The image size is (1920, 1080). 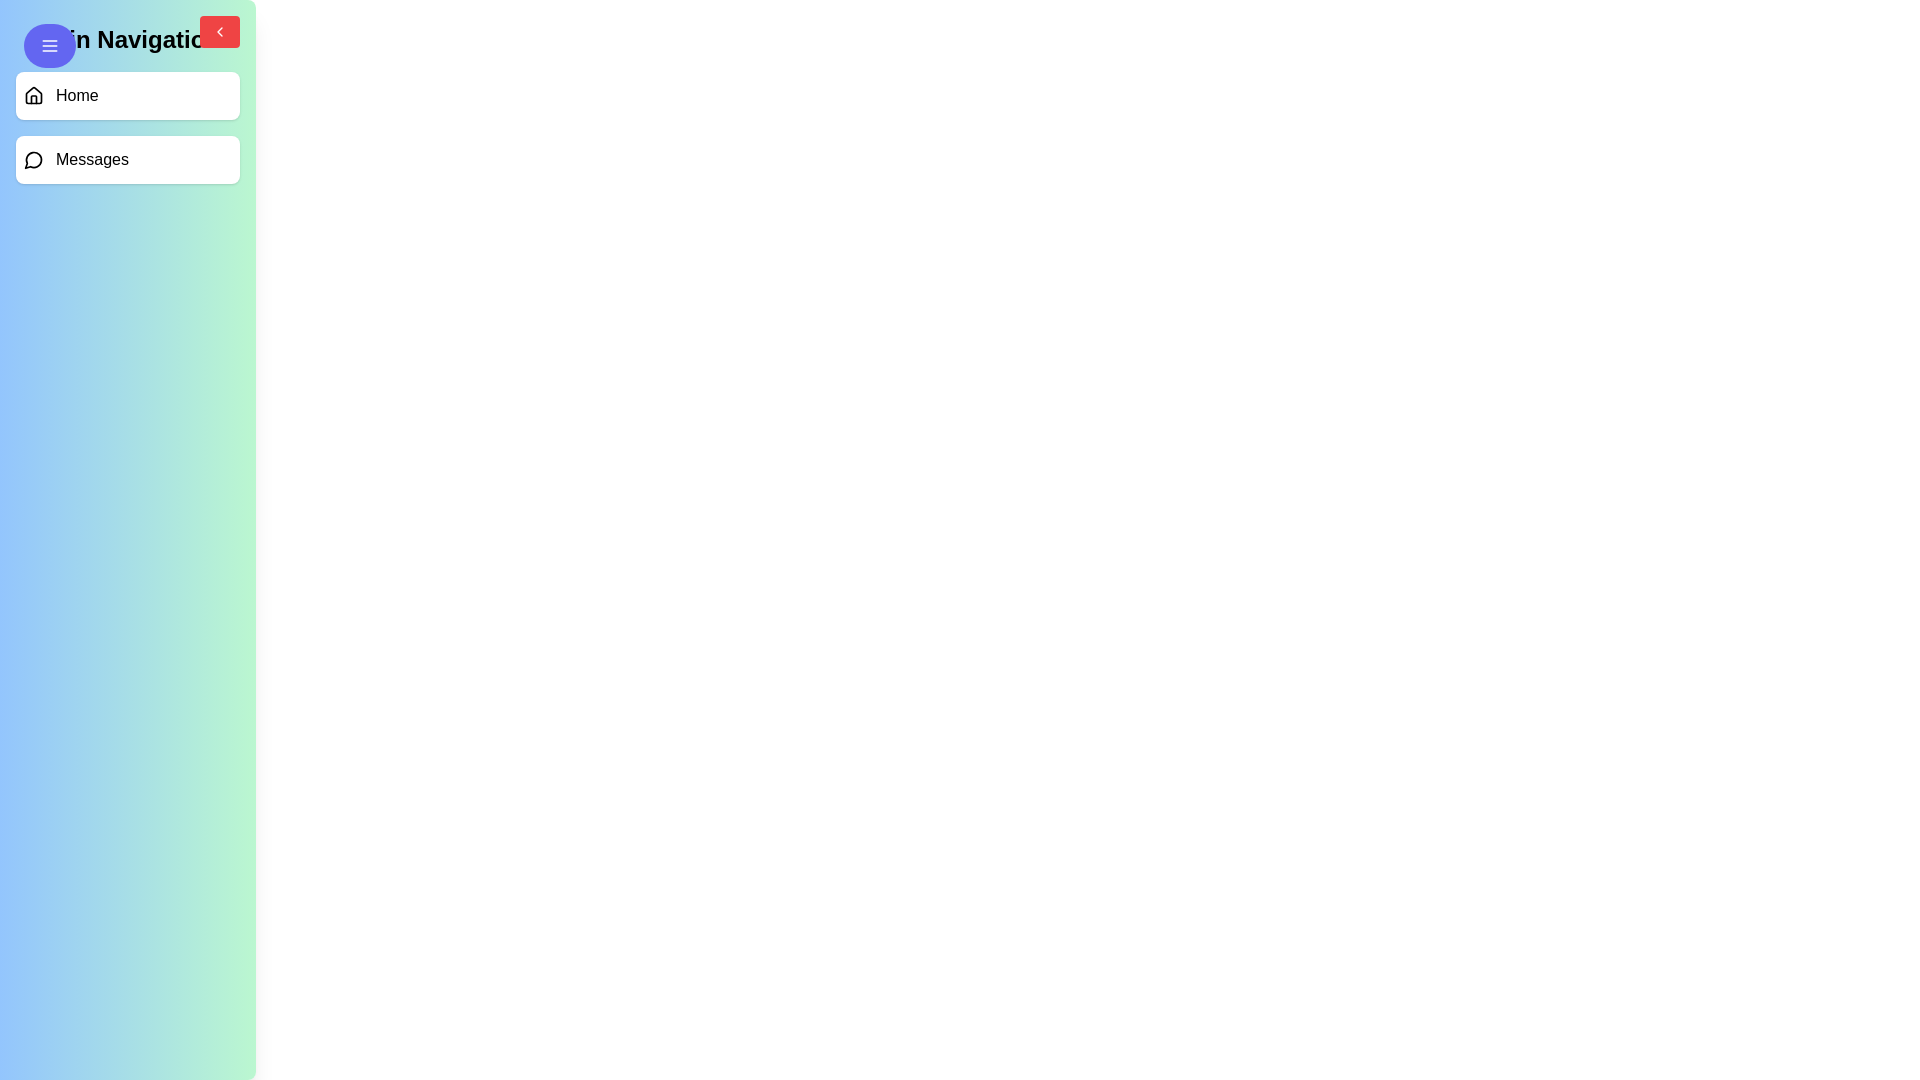 I want to click on the menu icon represented by three horizontal lines within a purple circular button located at the top-left corner of the interface, so click(x=49, y=45).